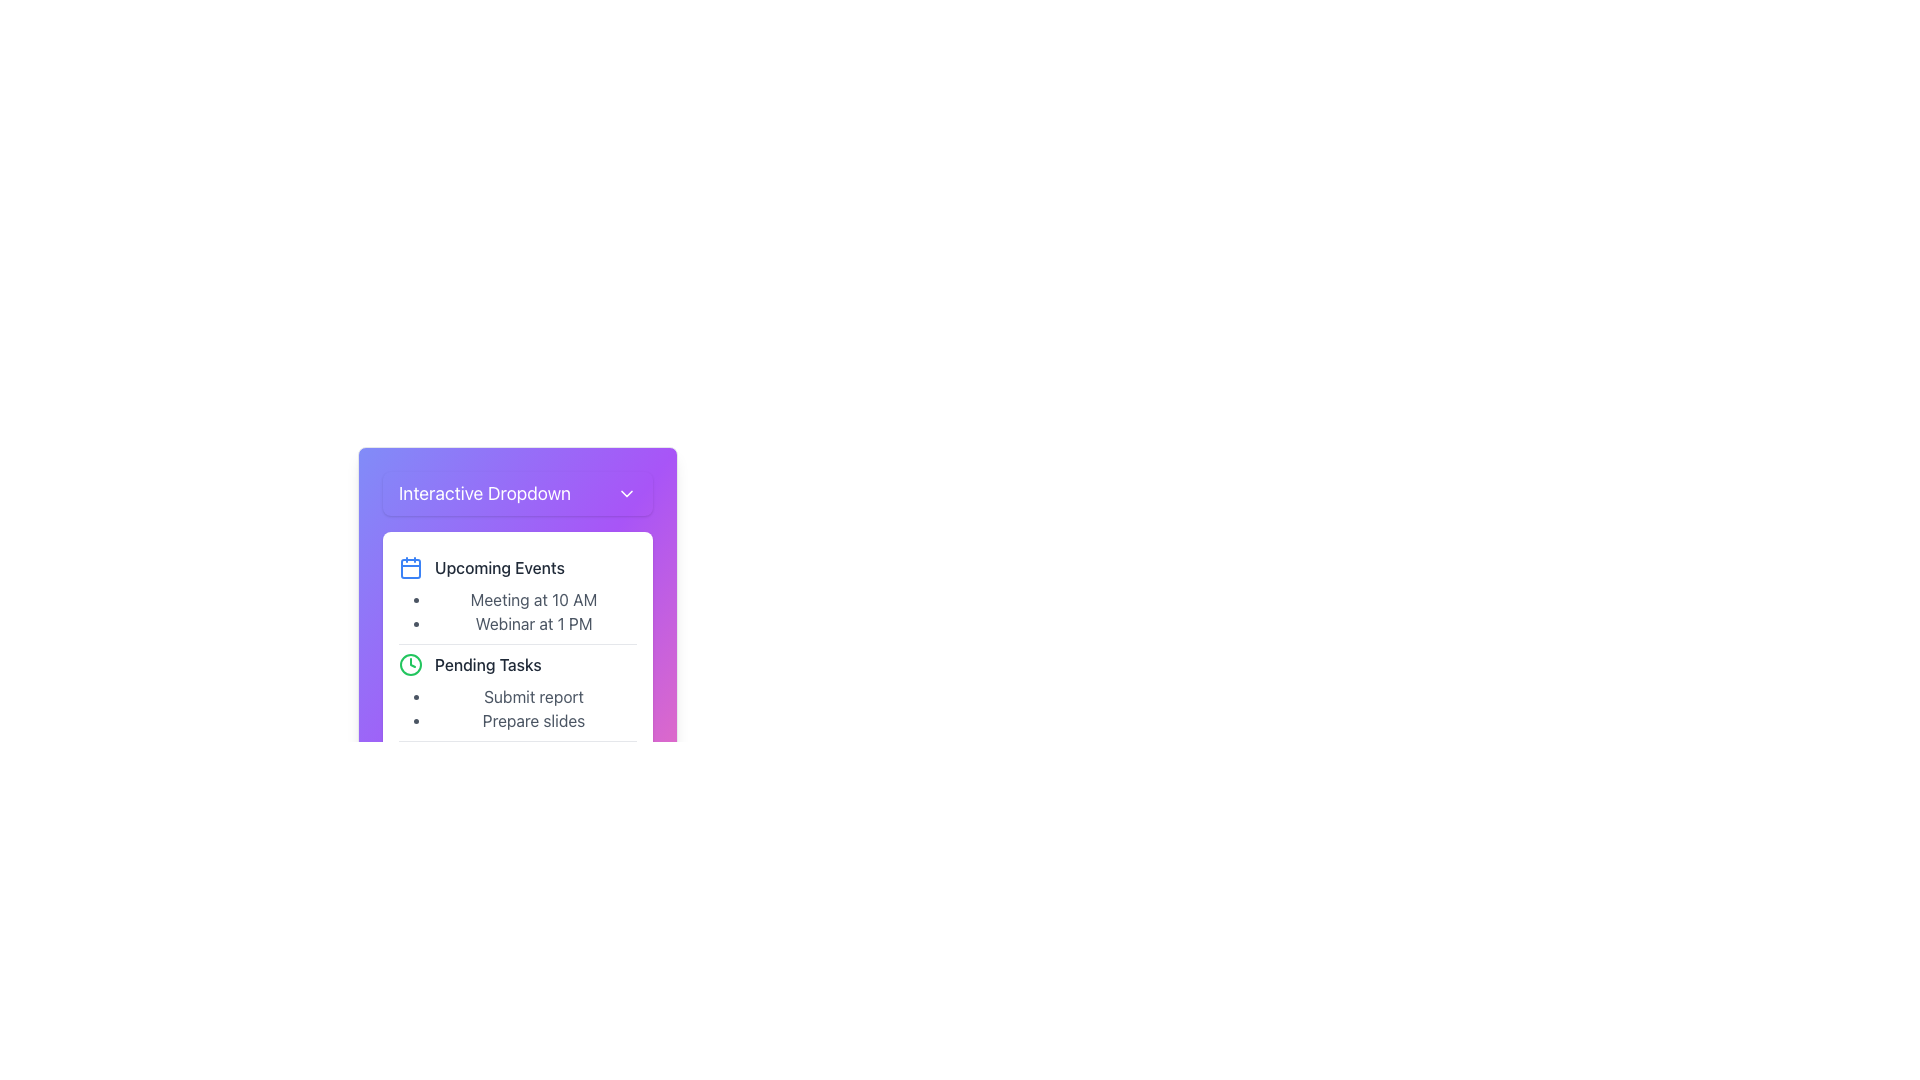 The height and width of the screenshot is (1080, 1920). What do you see at coordinates (518, 595) in the screenshot?
I see `information displayed in the text segment located directly below the top of the dropdown layout, which presents details about upcoming events` at bounding box center [518, 595].